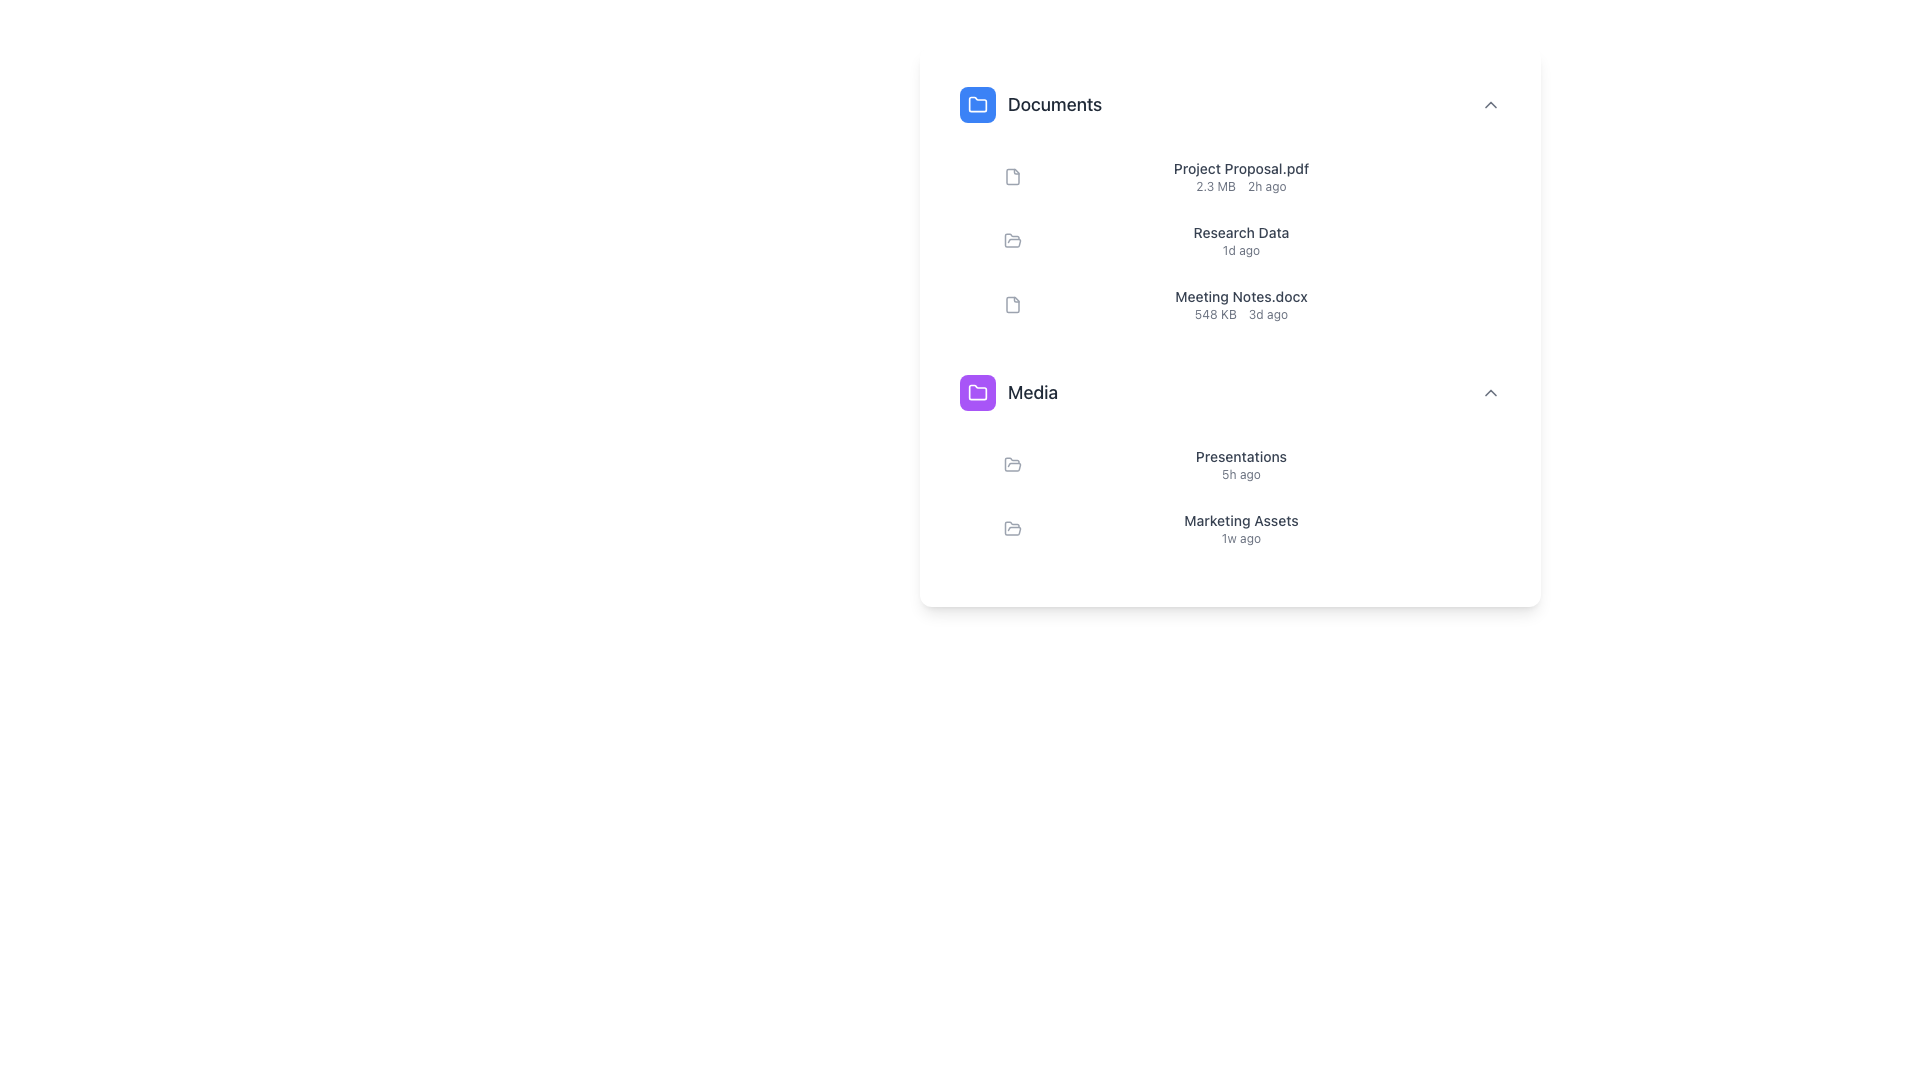  What do you see at coordinates (1240, 297) in the screenshot?
I see `the 'Meeting Notes.docx' file label` at bounding box center [1240, 297].